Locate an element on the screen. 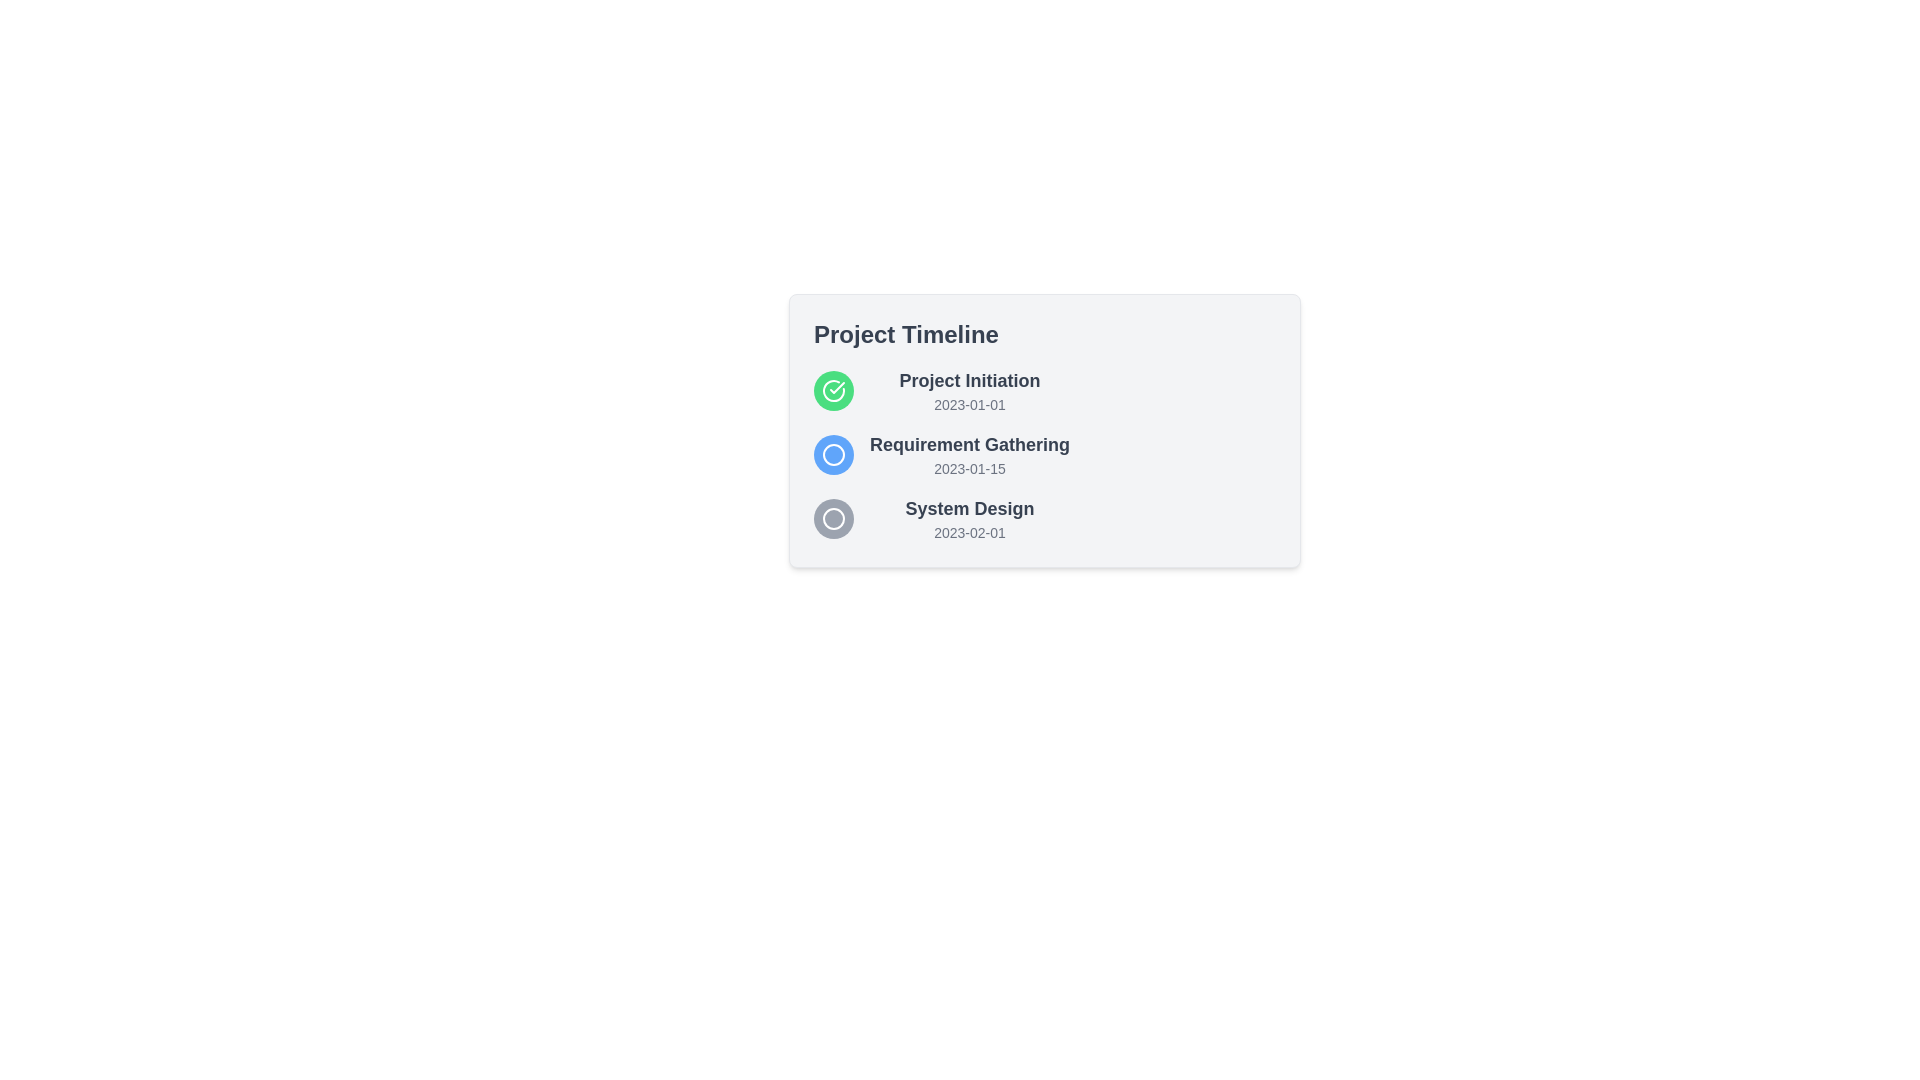 The image size is (1920, 1080). the Circular graphic representing the 'System Design' phase in the project timeline is located at coordinates (834, 518).